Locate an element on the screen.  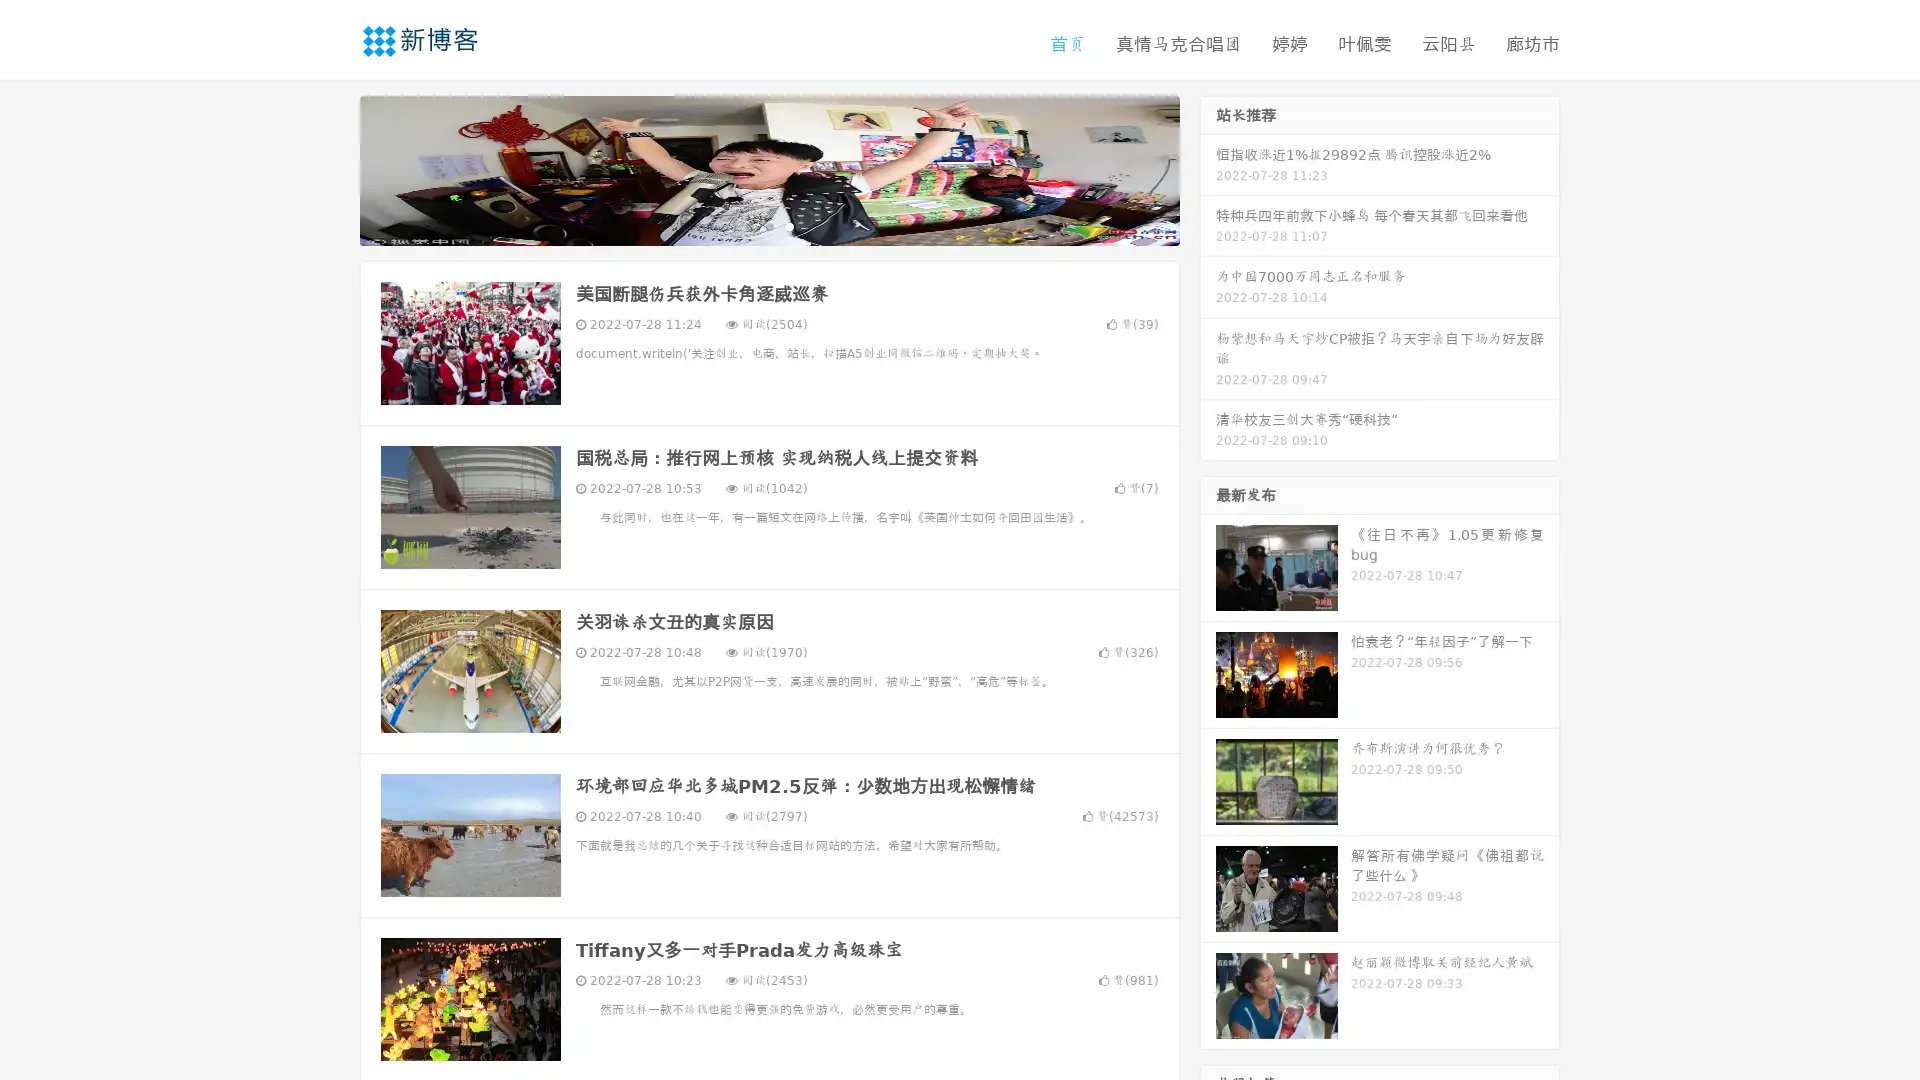
Go to slide 2 is located at coordinates (768, 225).